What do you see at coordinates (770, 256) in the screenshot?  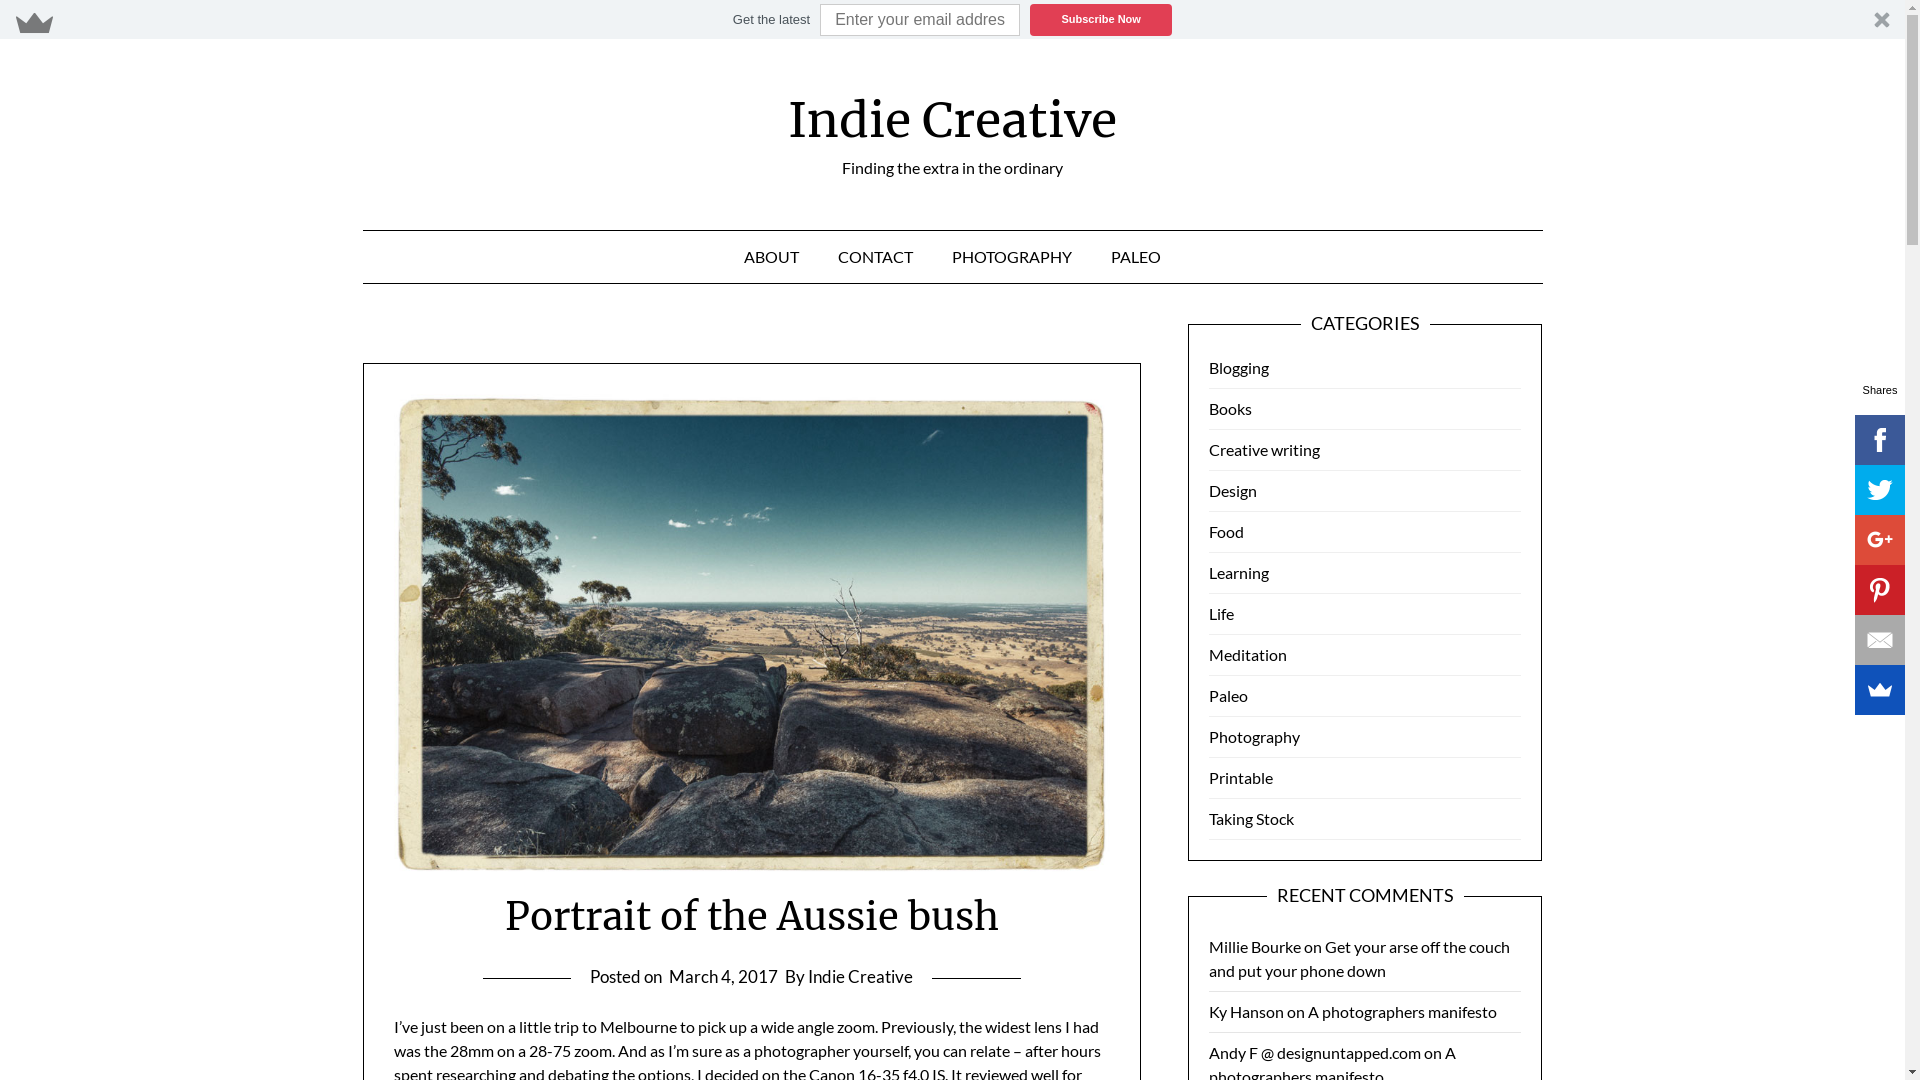 I see `'ABOUT'` at bounding box center [770, 256].